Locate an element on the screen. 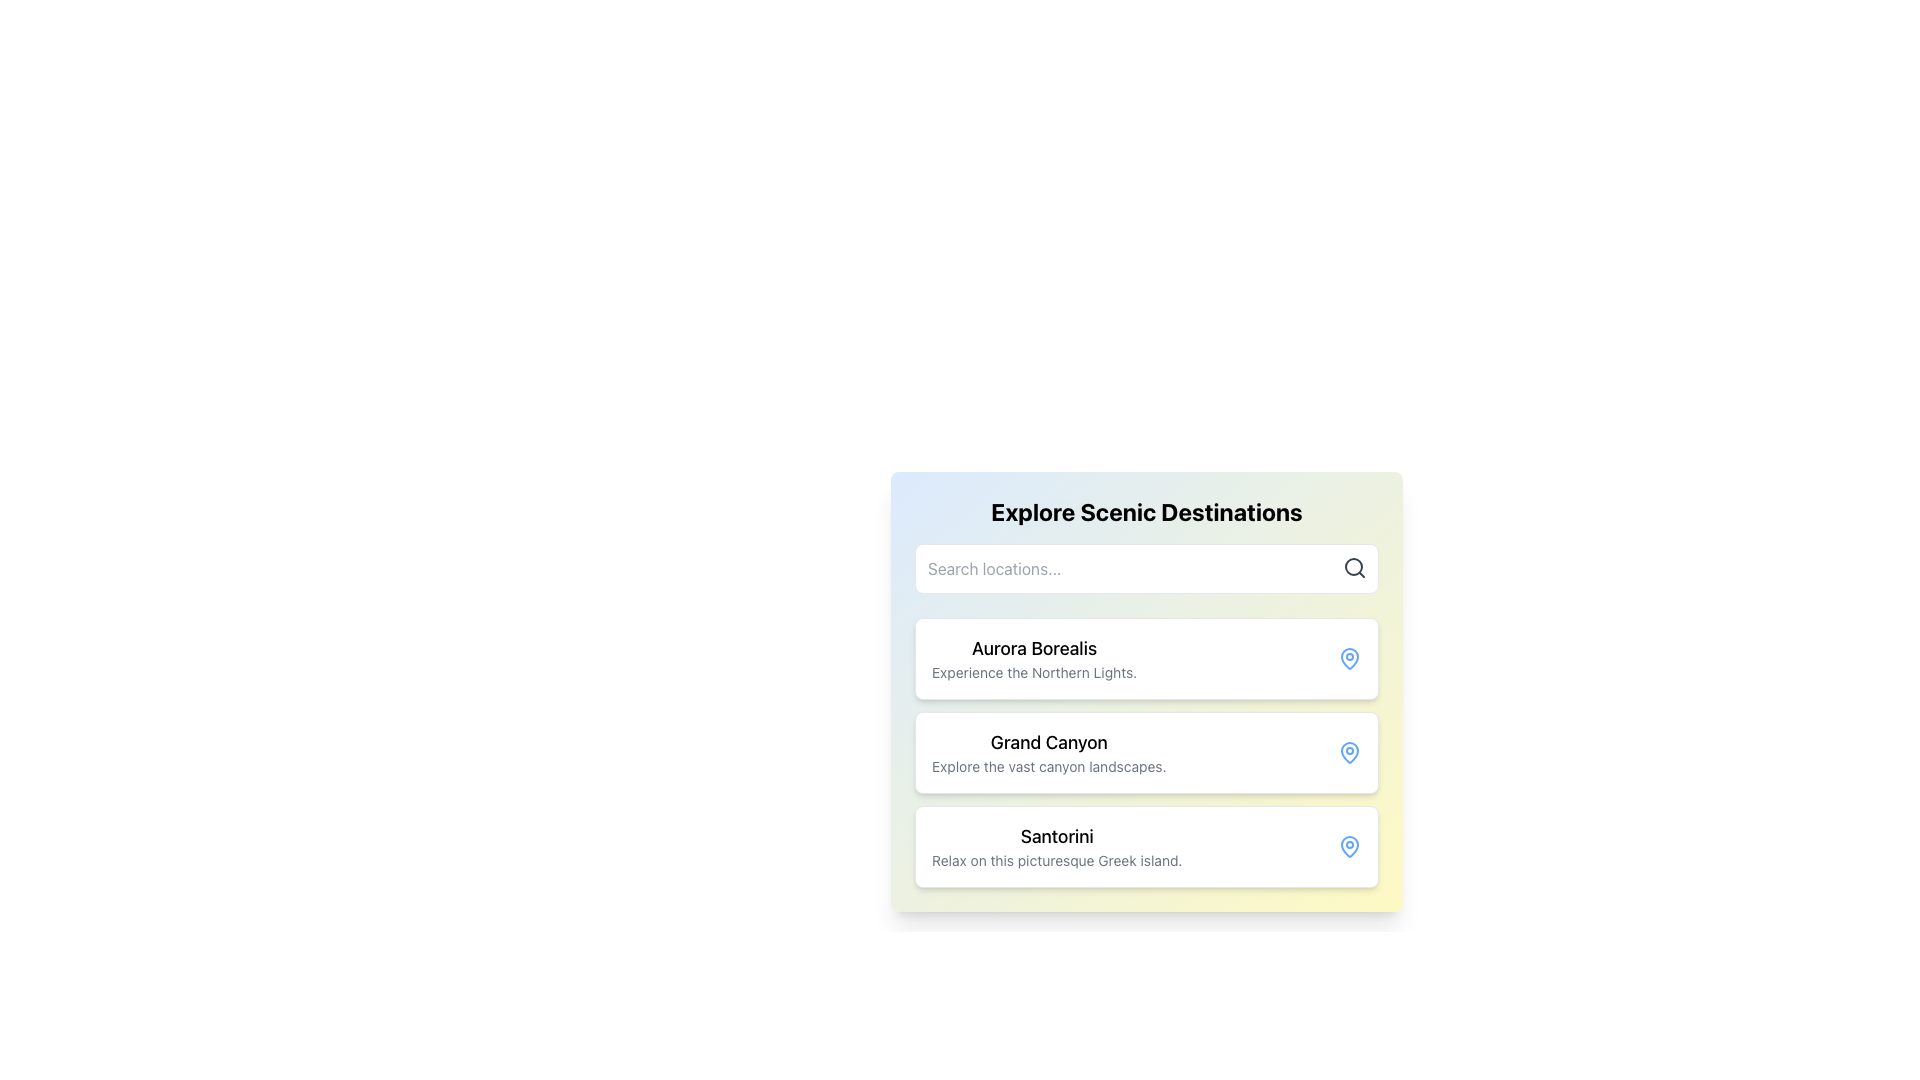  the text label 'Aurora Borealis' which is styled in a medium-weight font and located at the top of a card component within the 'Explore Scenic Destinations' section is located at coordinates (1034, 648).